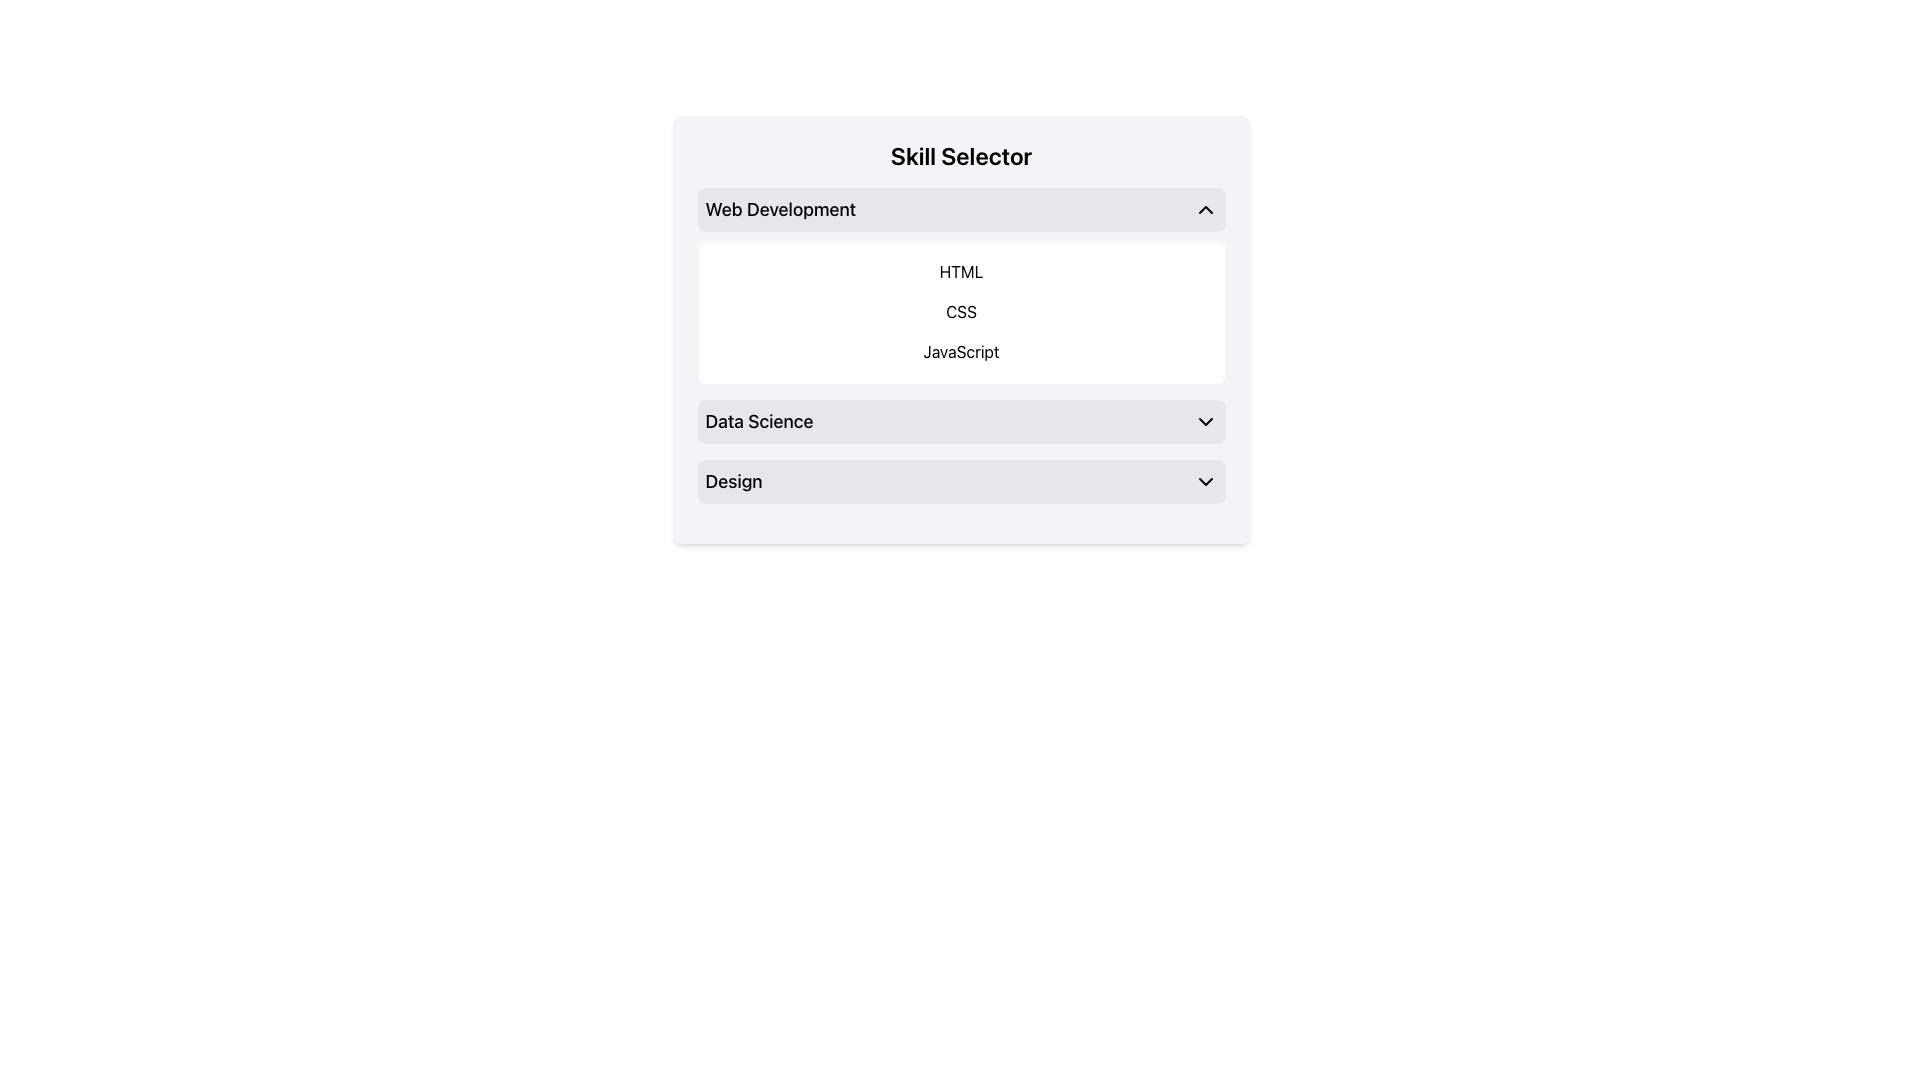 This screenshot has width=1920, height=1080. Describe the element at coordinates (733, 482) in the screenshot. I see `the text label displaying the word 'Design' in bold within the 'Skill Selector' interface under the 'Data Science' header` at that location.